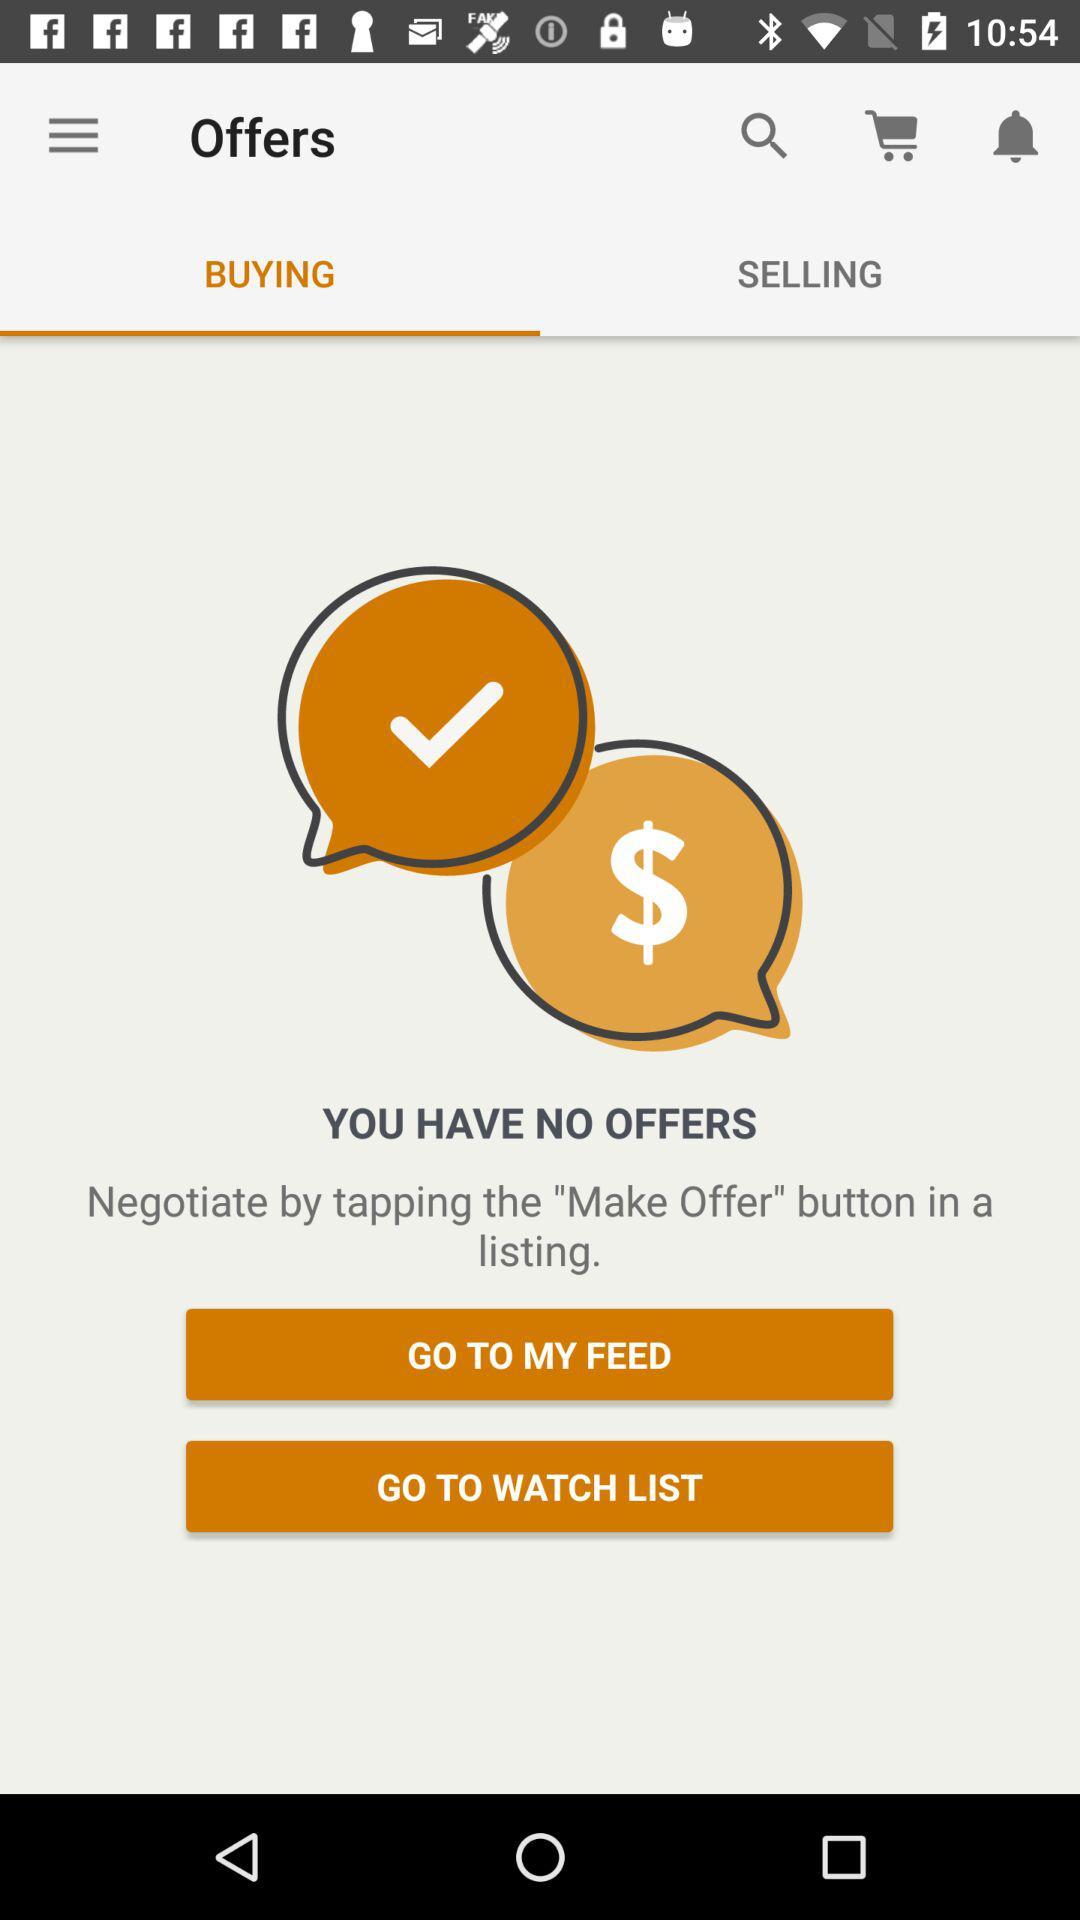  What do you see at coordinates (72, 135) in the screenshot?
I see `the icon to the left of the offers icon` at bounding box center [72, 135].